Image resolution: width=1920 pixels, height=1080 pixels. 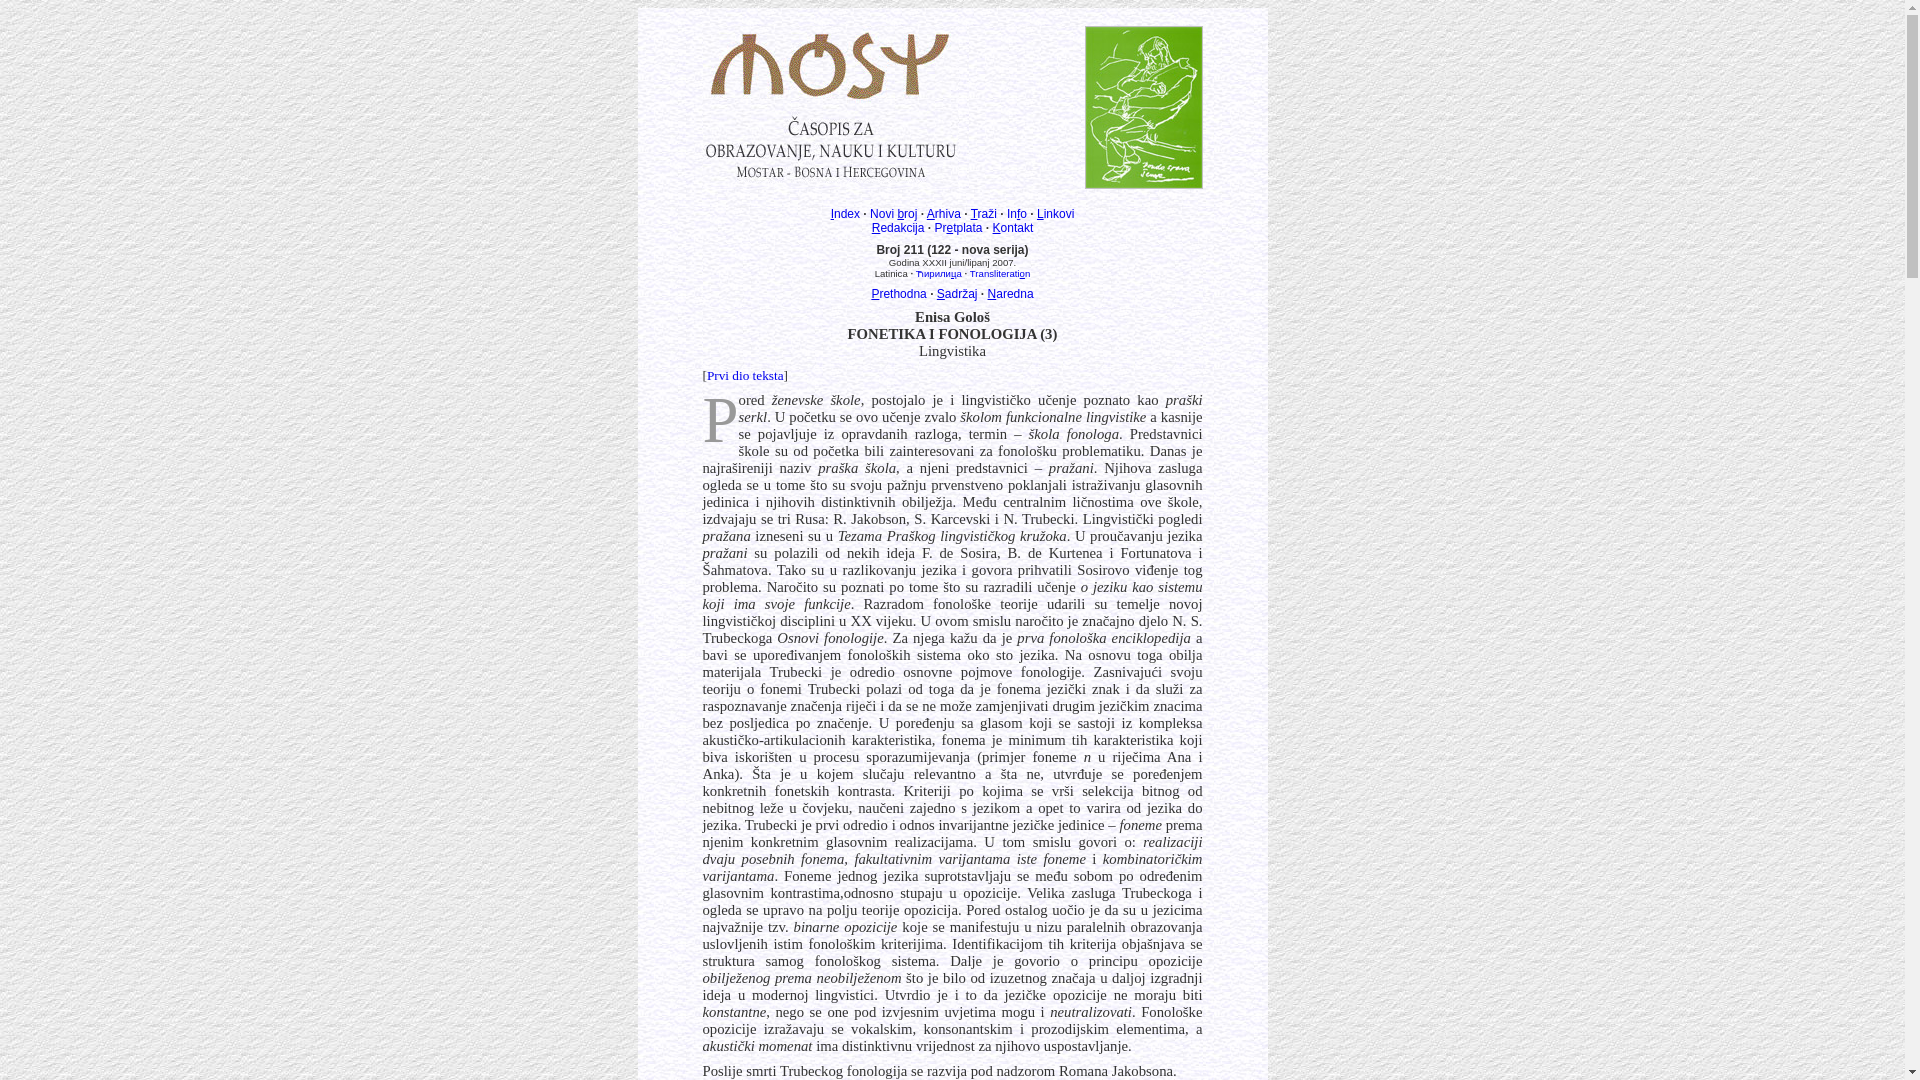 What do you see at coordinates (897, 226) in the screenshot?
I see `'Redakcija'` at bounding box center [897, 226].